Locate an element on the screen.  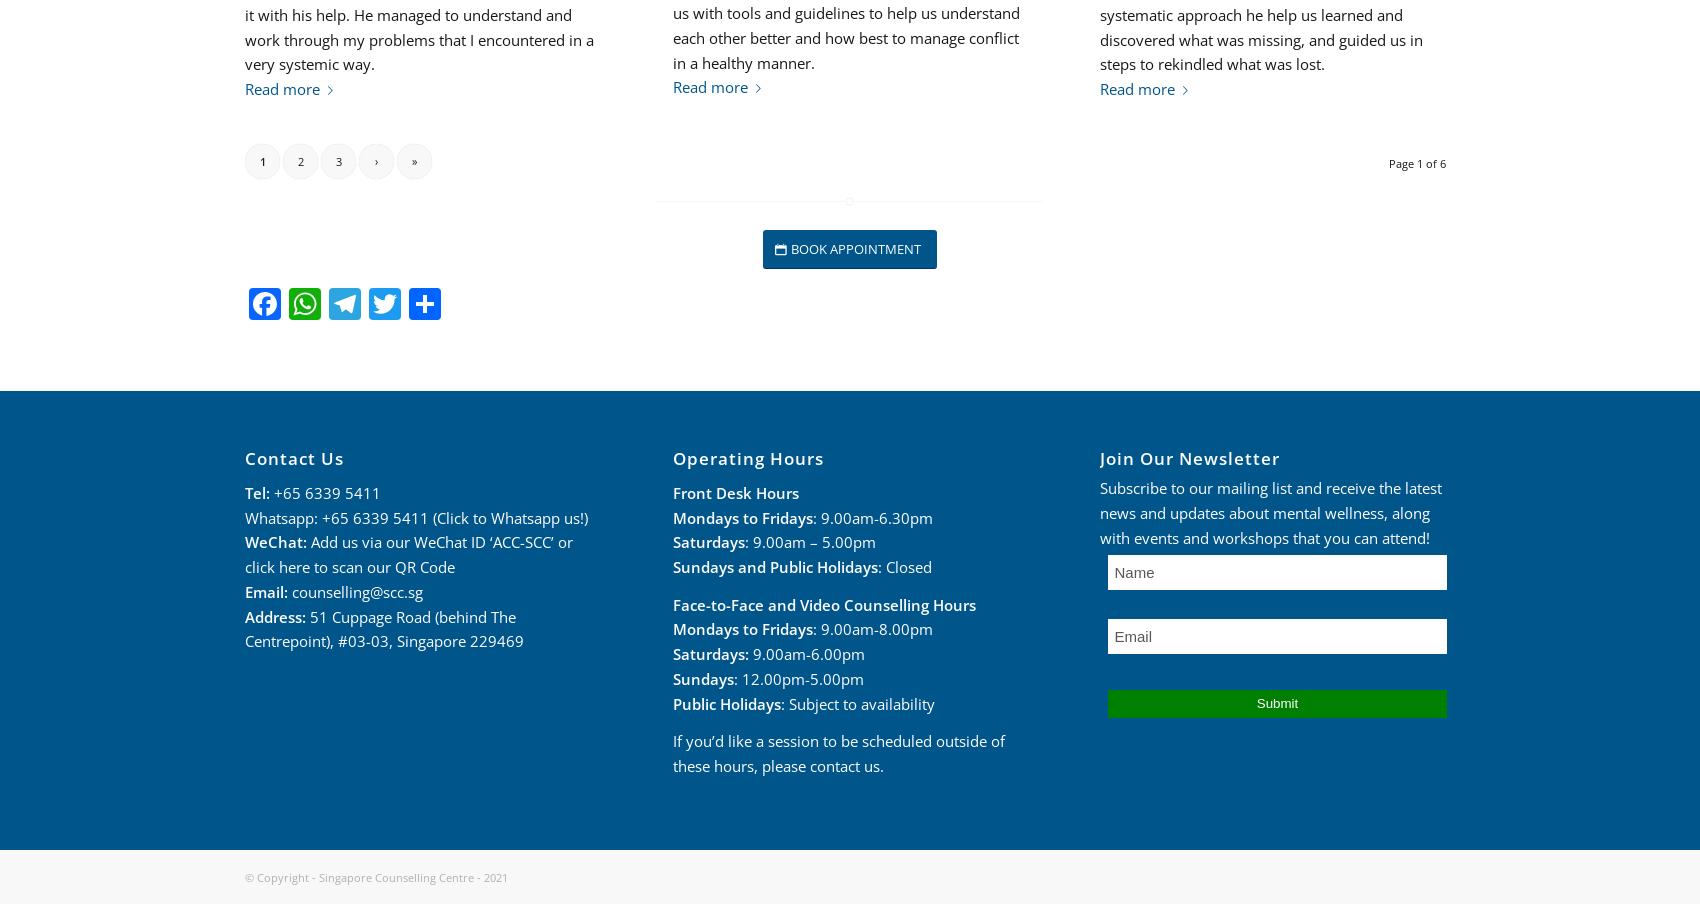
'51 Cuppage Road (behind The Centrepoint), #03-03, Singapore 229469' is located at coordinates (383, 628).